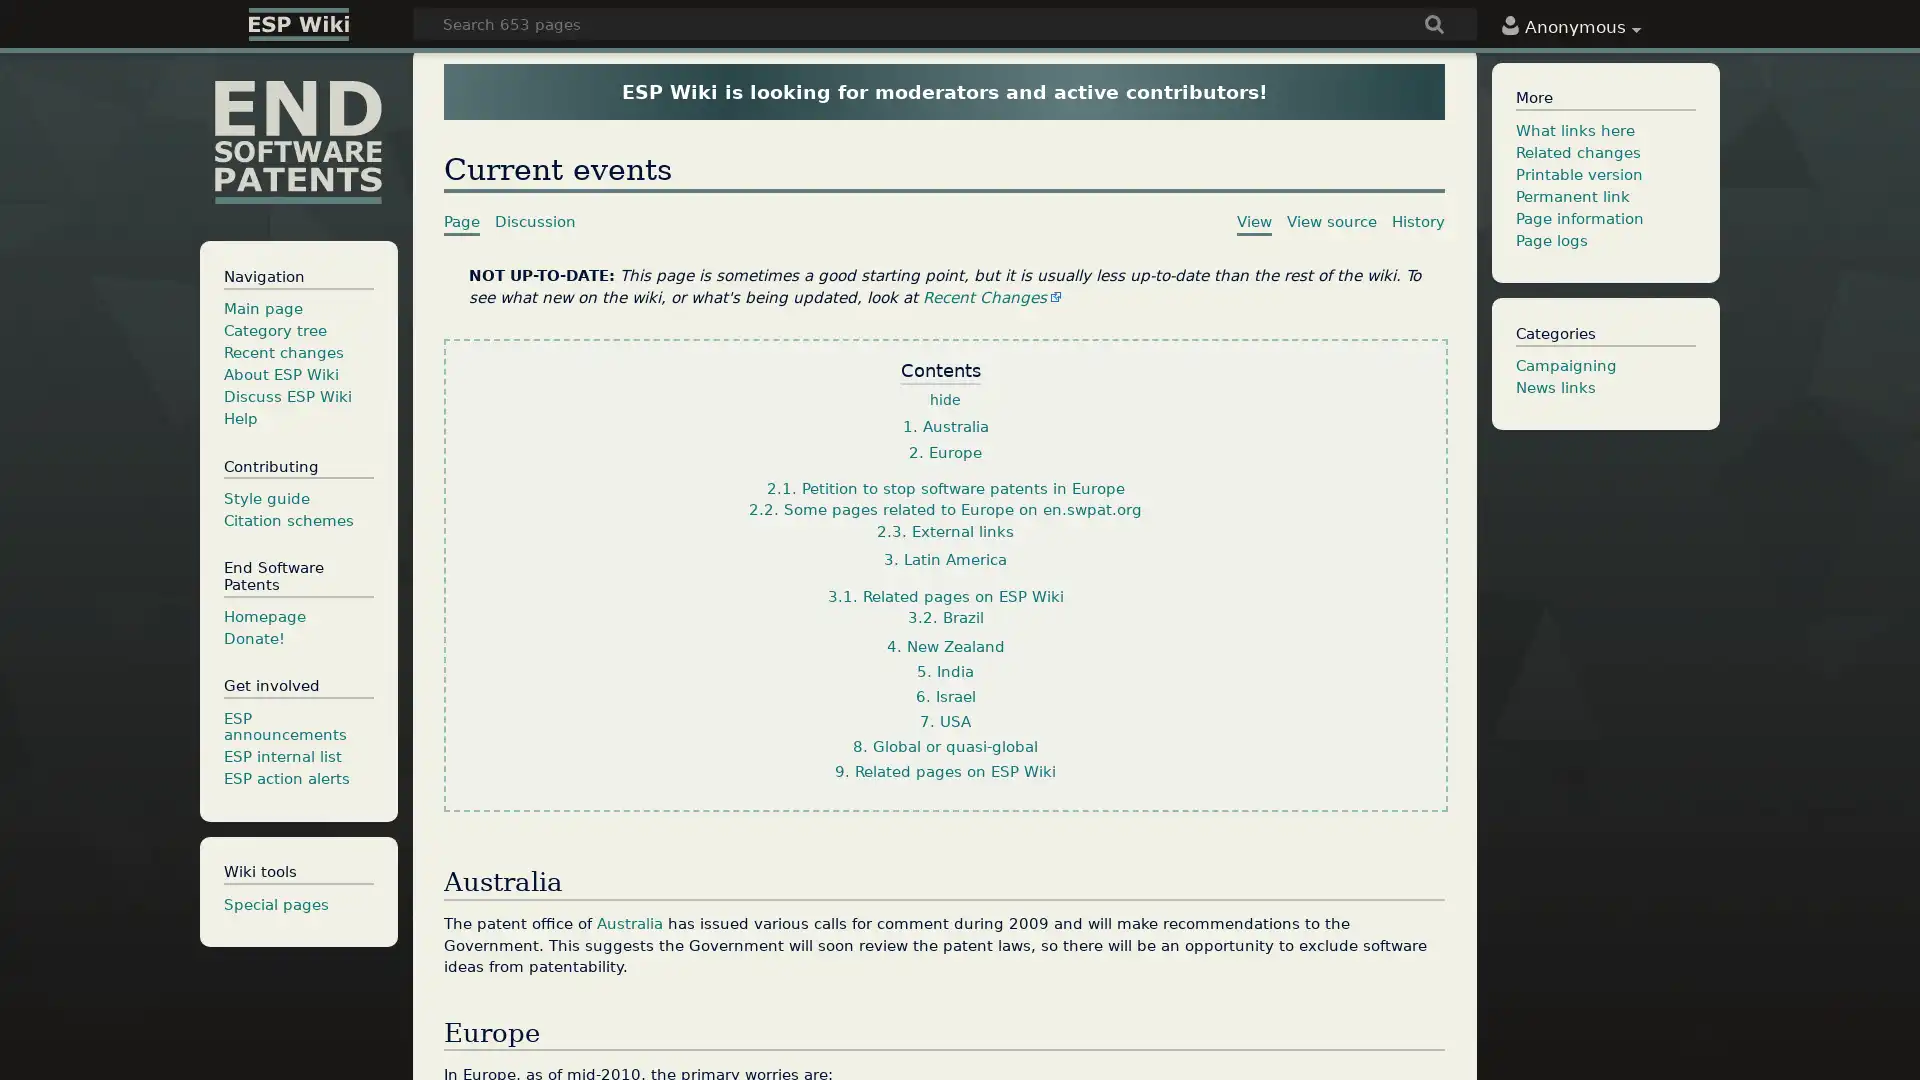 This screenshot has width=1920, height=1080. What do you see at coordinates (1434, 26) in the screenshot?
I see `Go` at bounding box center [1434, 26].